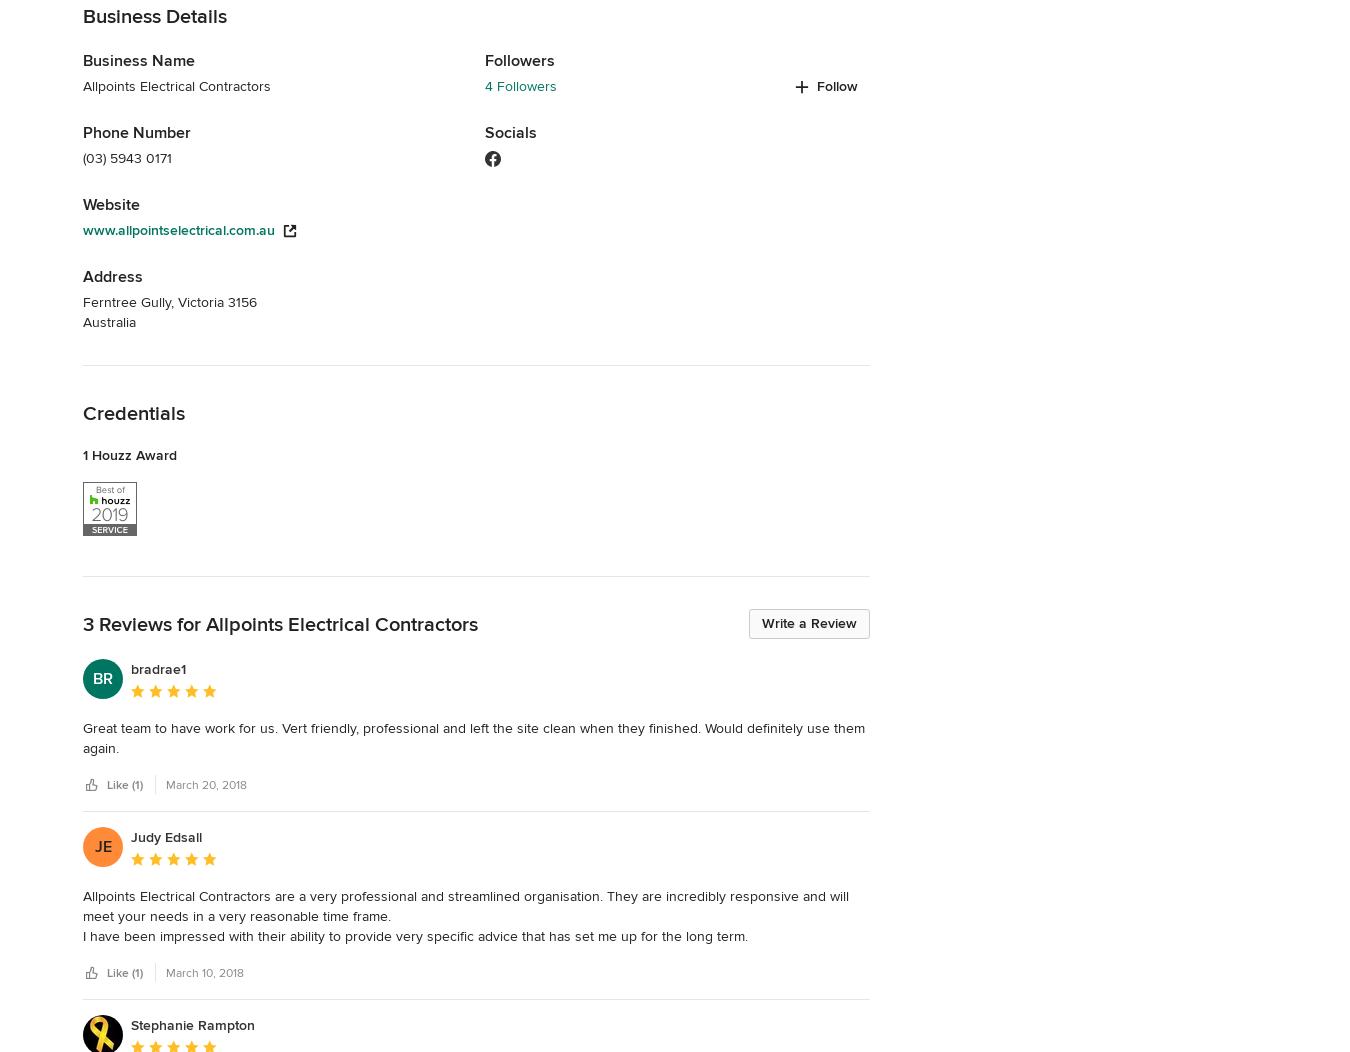 This screenshot has height=1052, width=1350. Describe the element at coordinates (201, 301) in the screenshot. I see `'Victoria'` at that location.